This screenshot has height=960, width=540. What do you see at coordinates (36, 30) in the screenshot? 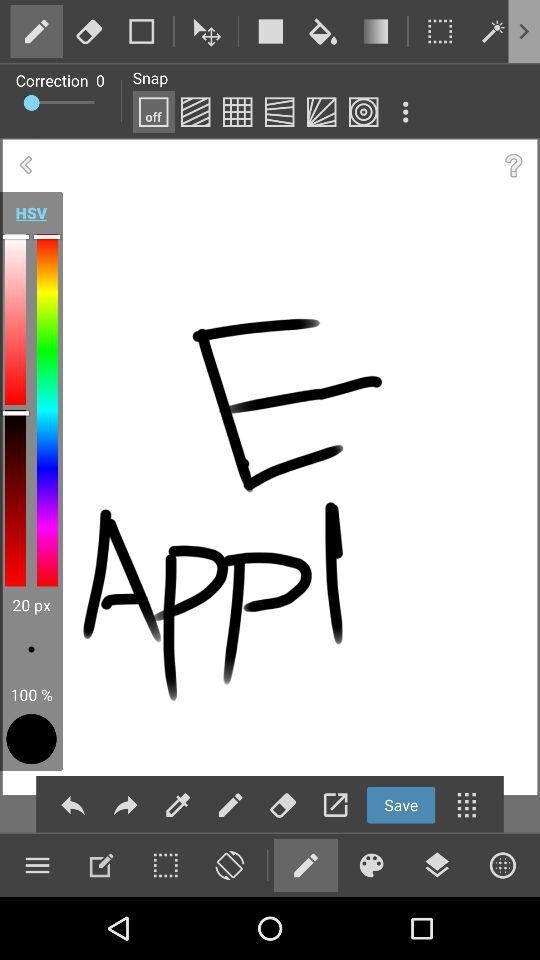
I see `edit` at bounding box center [36, 30].